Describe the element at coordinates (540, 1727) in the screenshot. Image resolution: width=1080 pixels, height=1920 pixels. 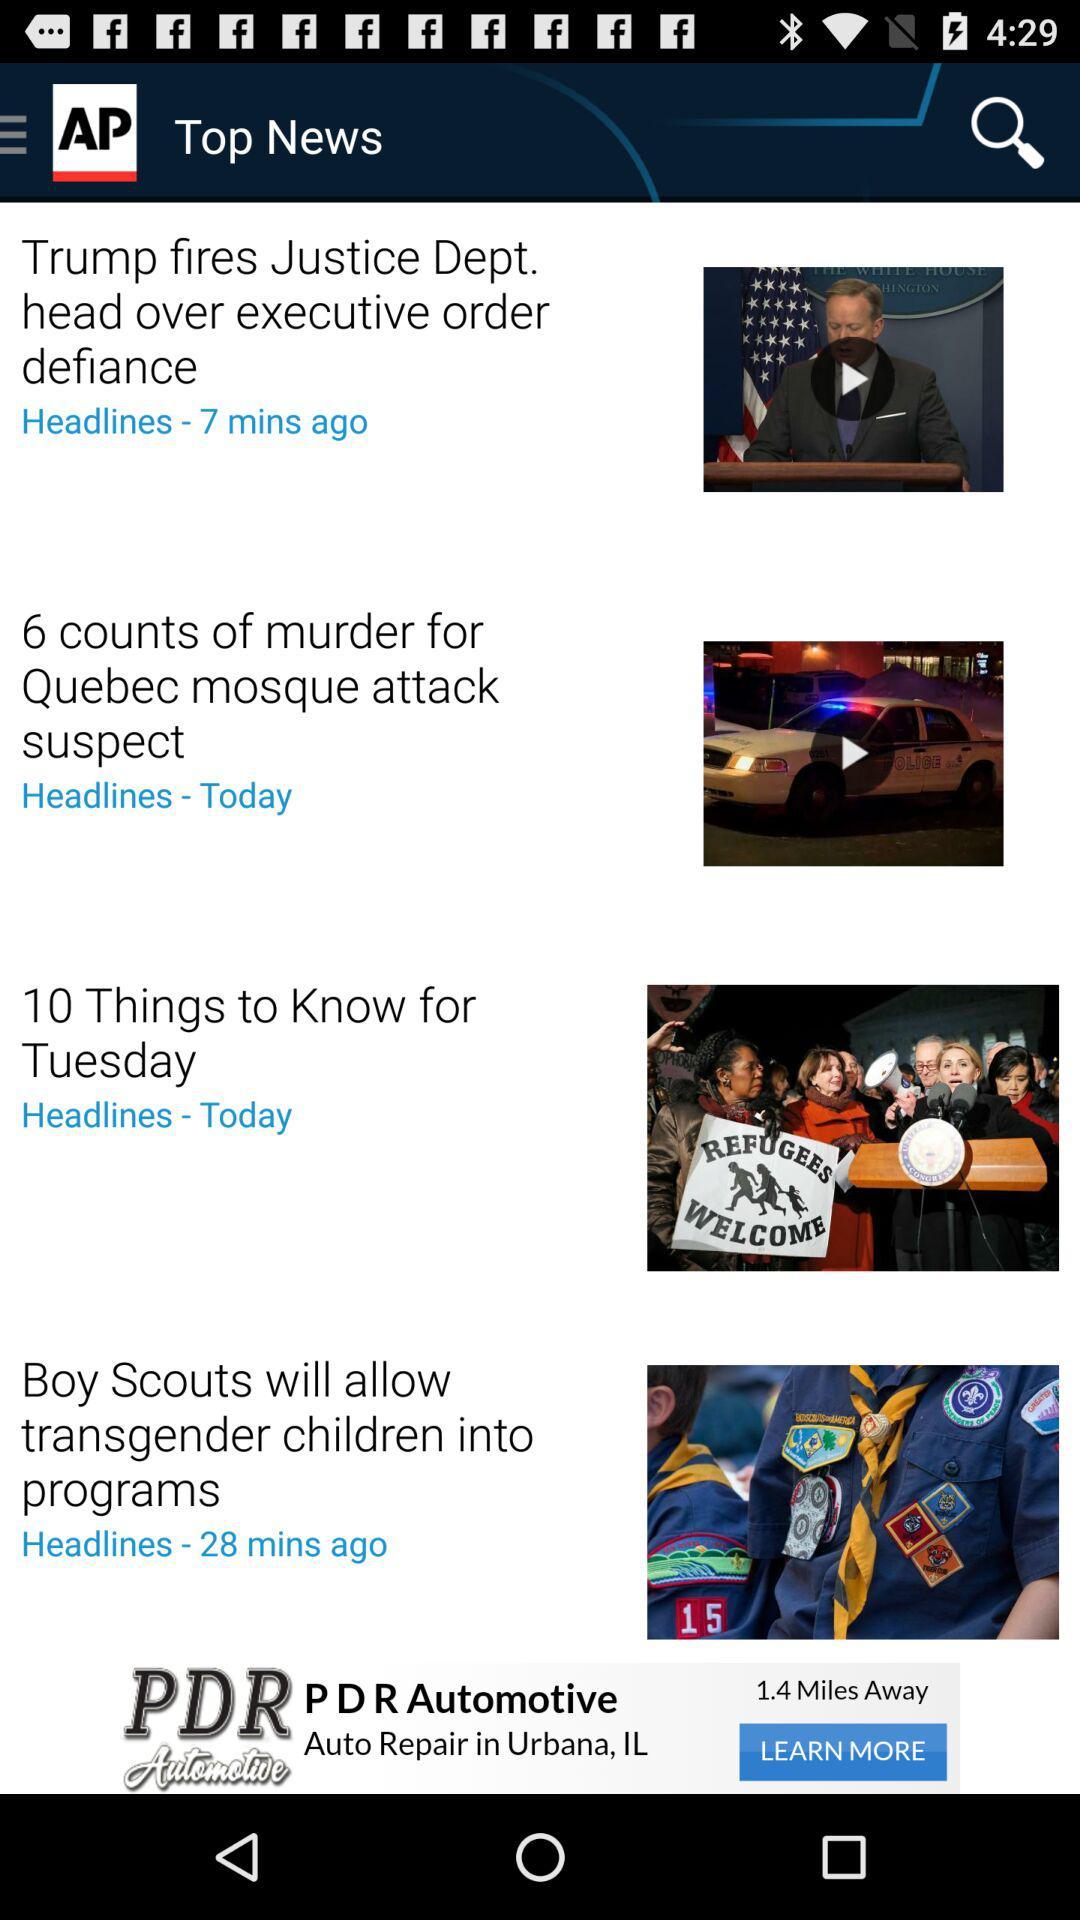
I see `advertisement pop-up` at that location.